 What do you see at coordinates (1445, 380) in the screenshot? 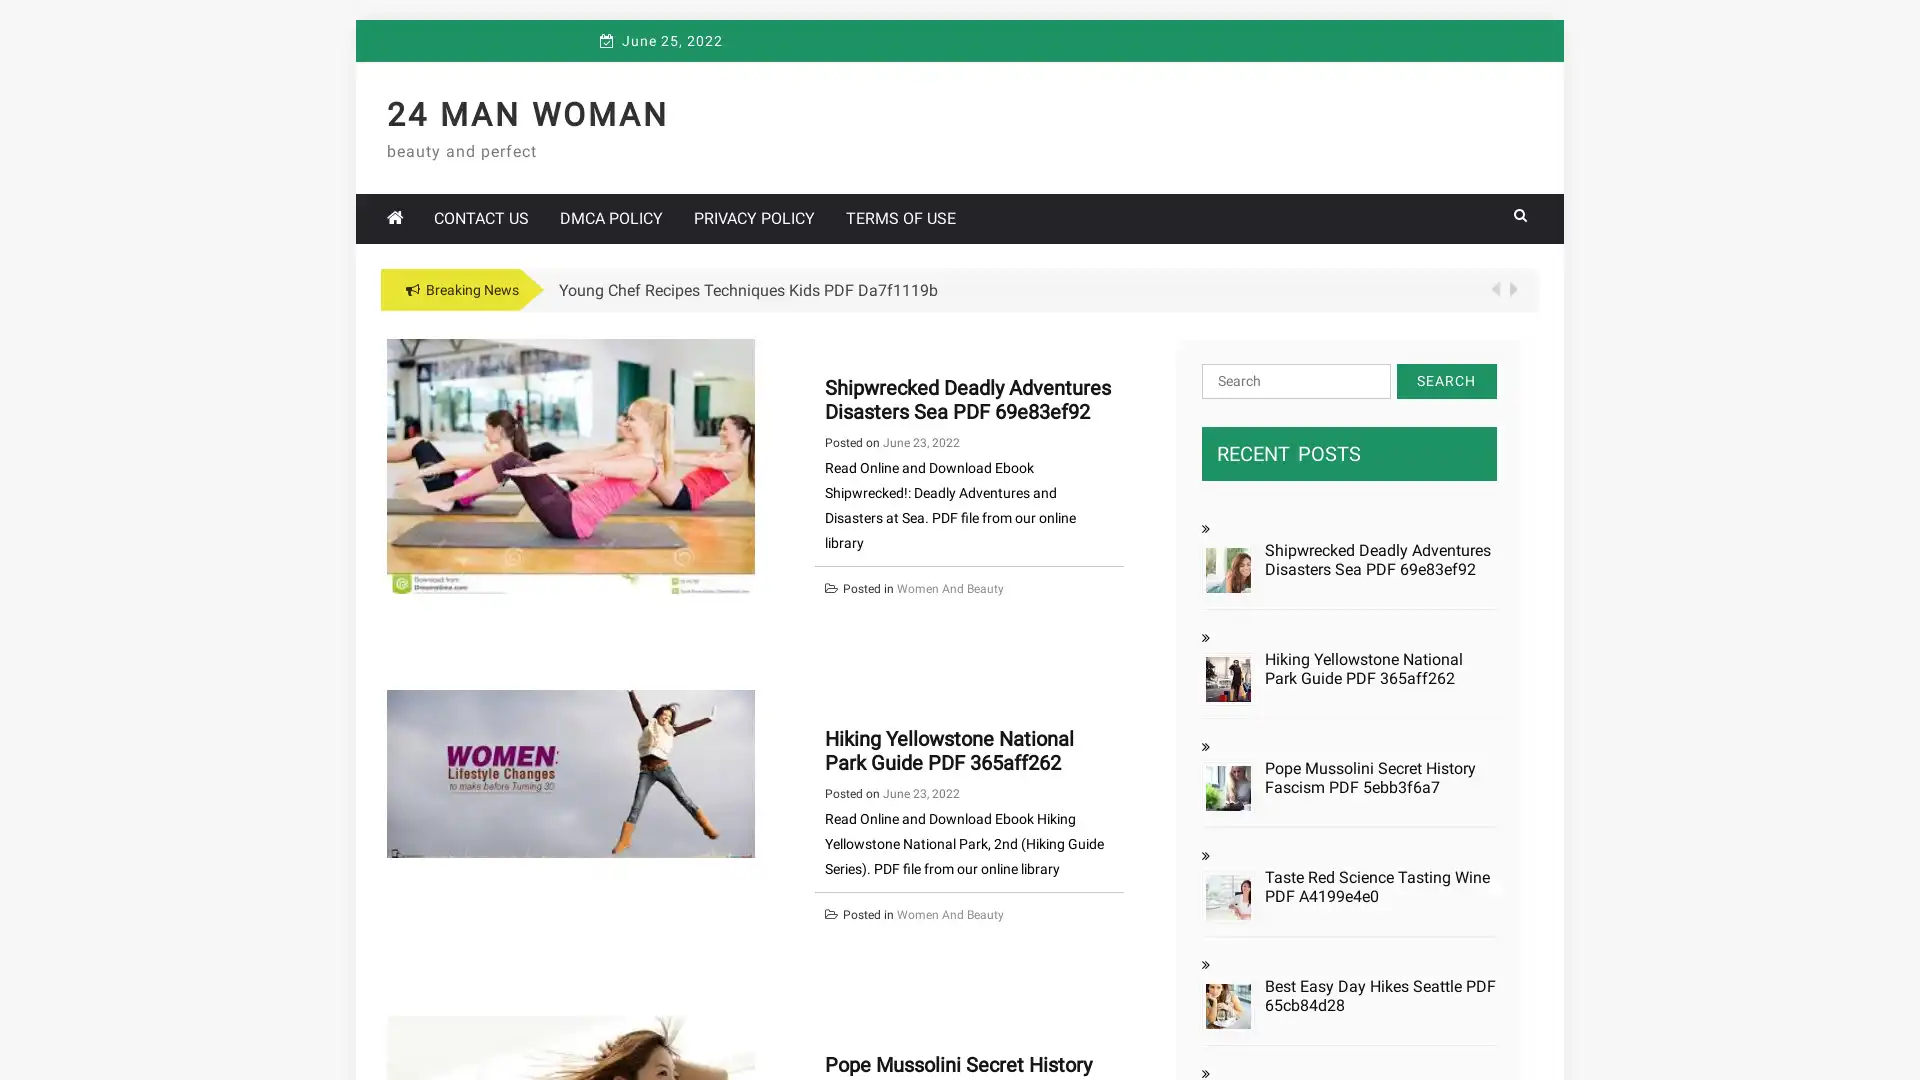
I see `Search` at bounding box center [1445, 380].